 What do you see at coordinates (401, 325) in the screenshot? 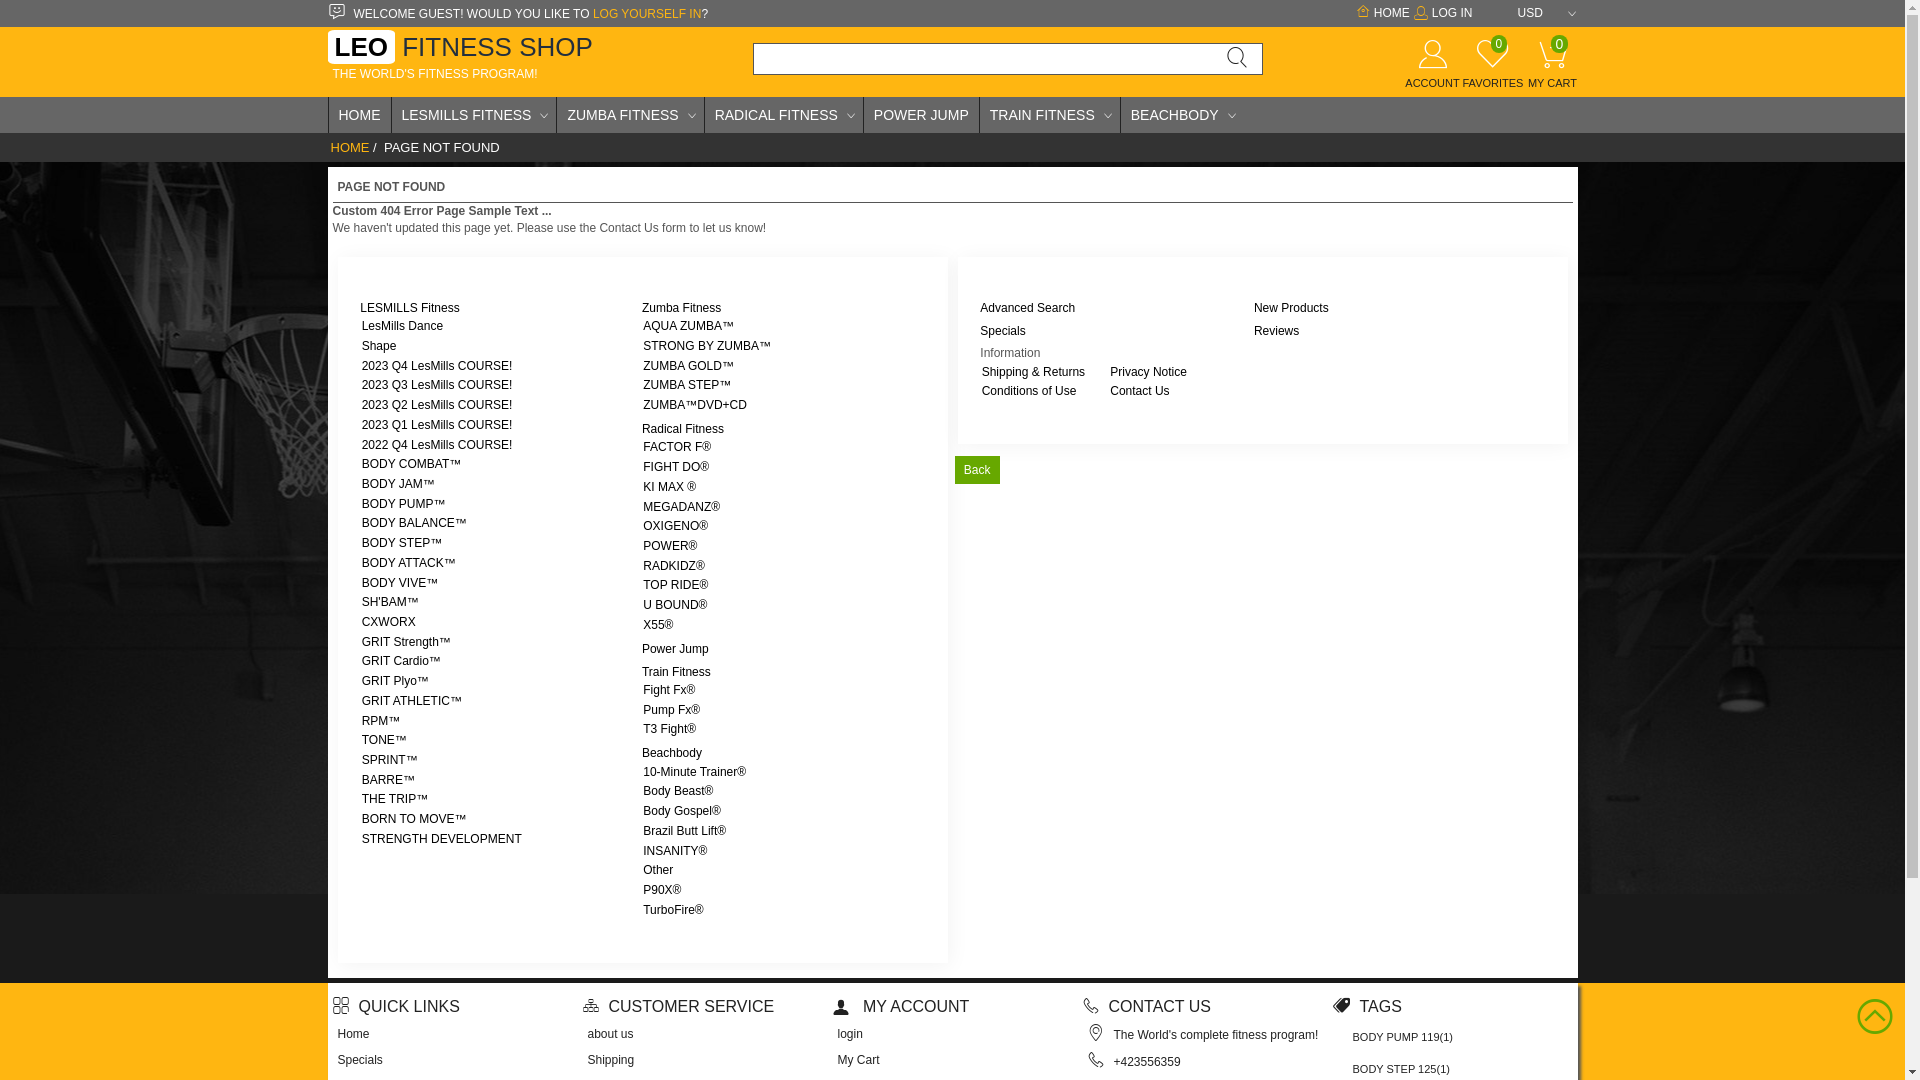
I see `'LesMills Dance'` at bounding box center [401, 325].